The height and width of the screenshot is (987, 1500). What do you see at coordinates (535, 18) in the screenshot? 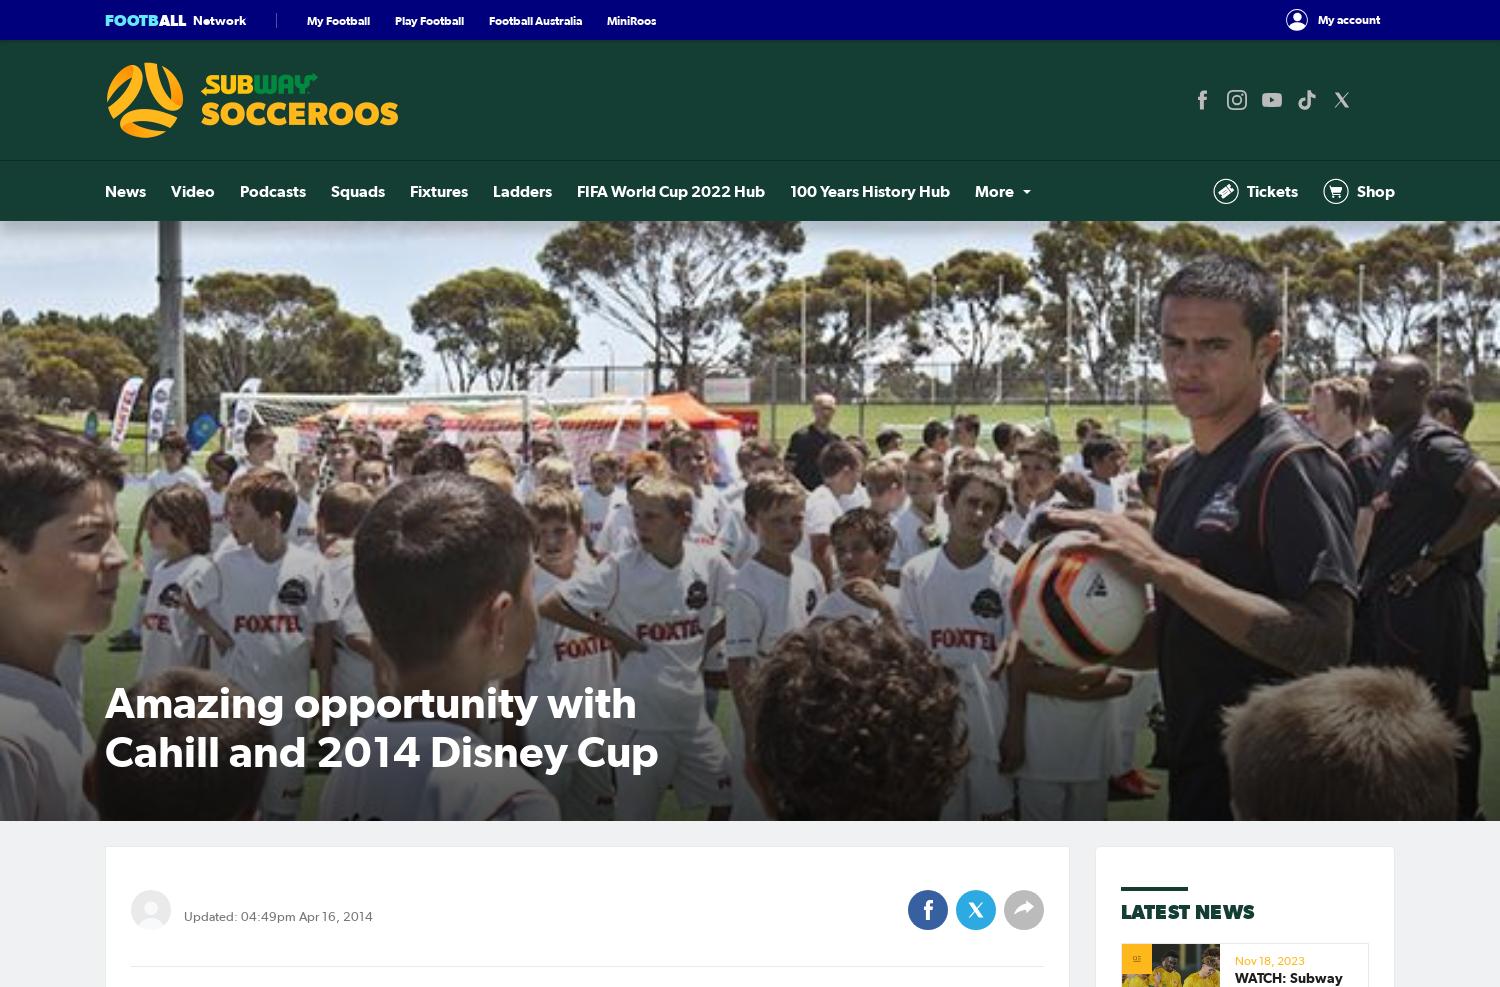
I see `'Football Australia'` at bounding box center [535, 18].